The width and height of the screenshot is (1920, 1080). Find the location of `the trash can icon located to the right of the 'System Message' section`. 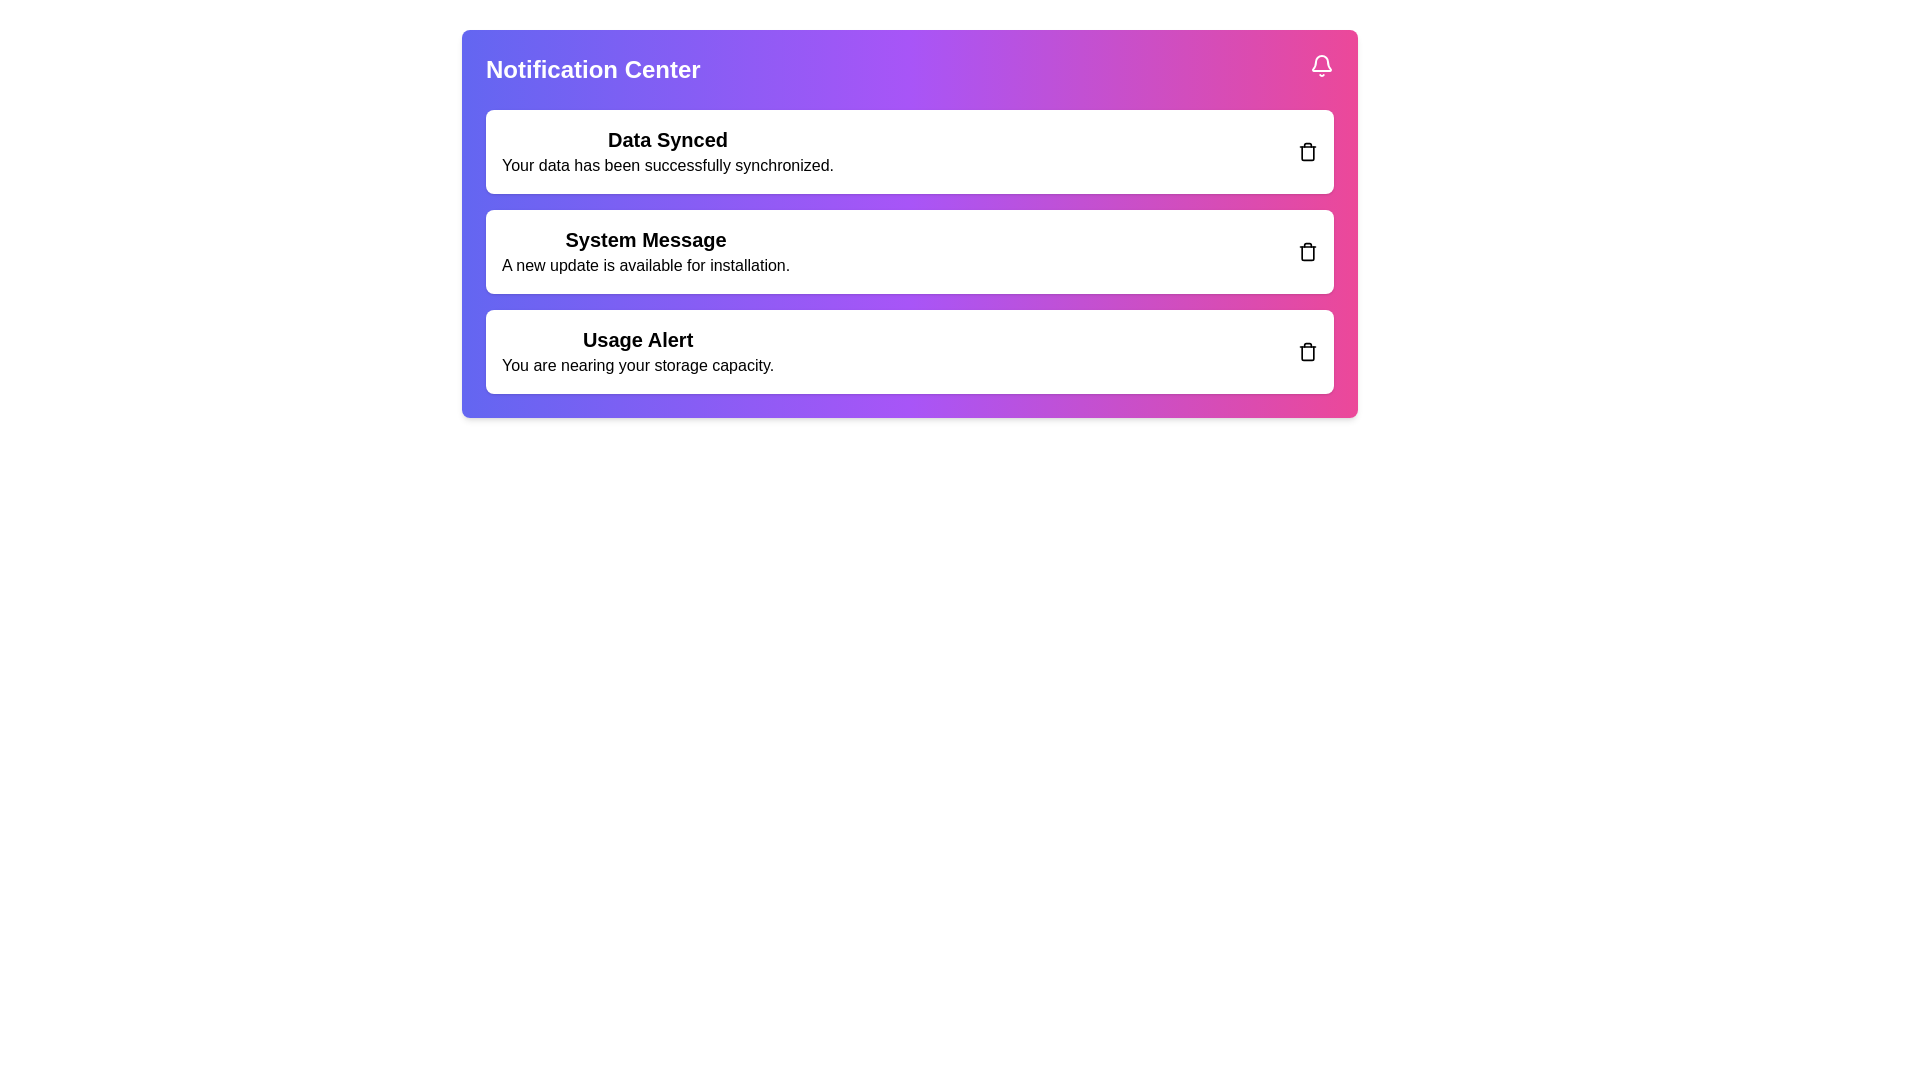

the trash can icon located to the right of the 'System Message' section is located at coordinates (1308, 252).